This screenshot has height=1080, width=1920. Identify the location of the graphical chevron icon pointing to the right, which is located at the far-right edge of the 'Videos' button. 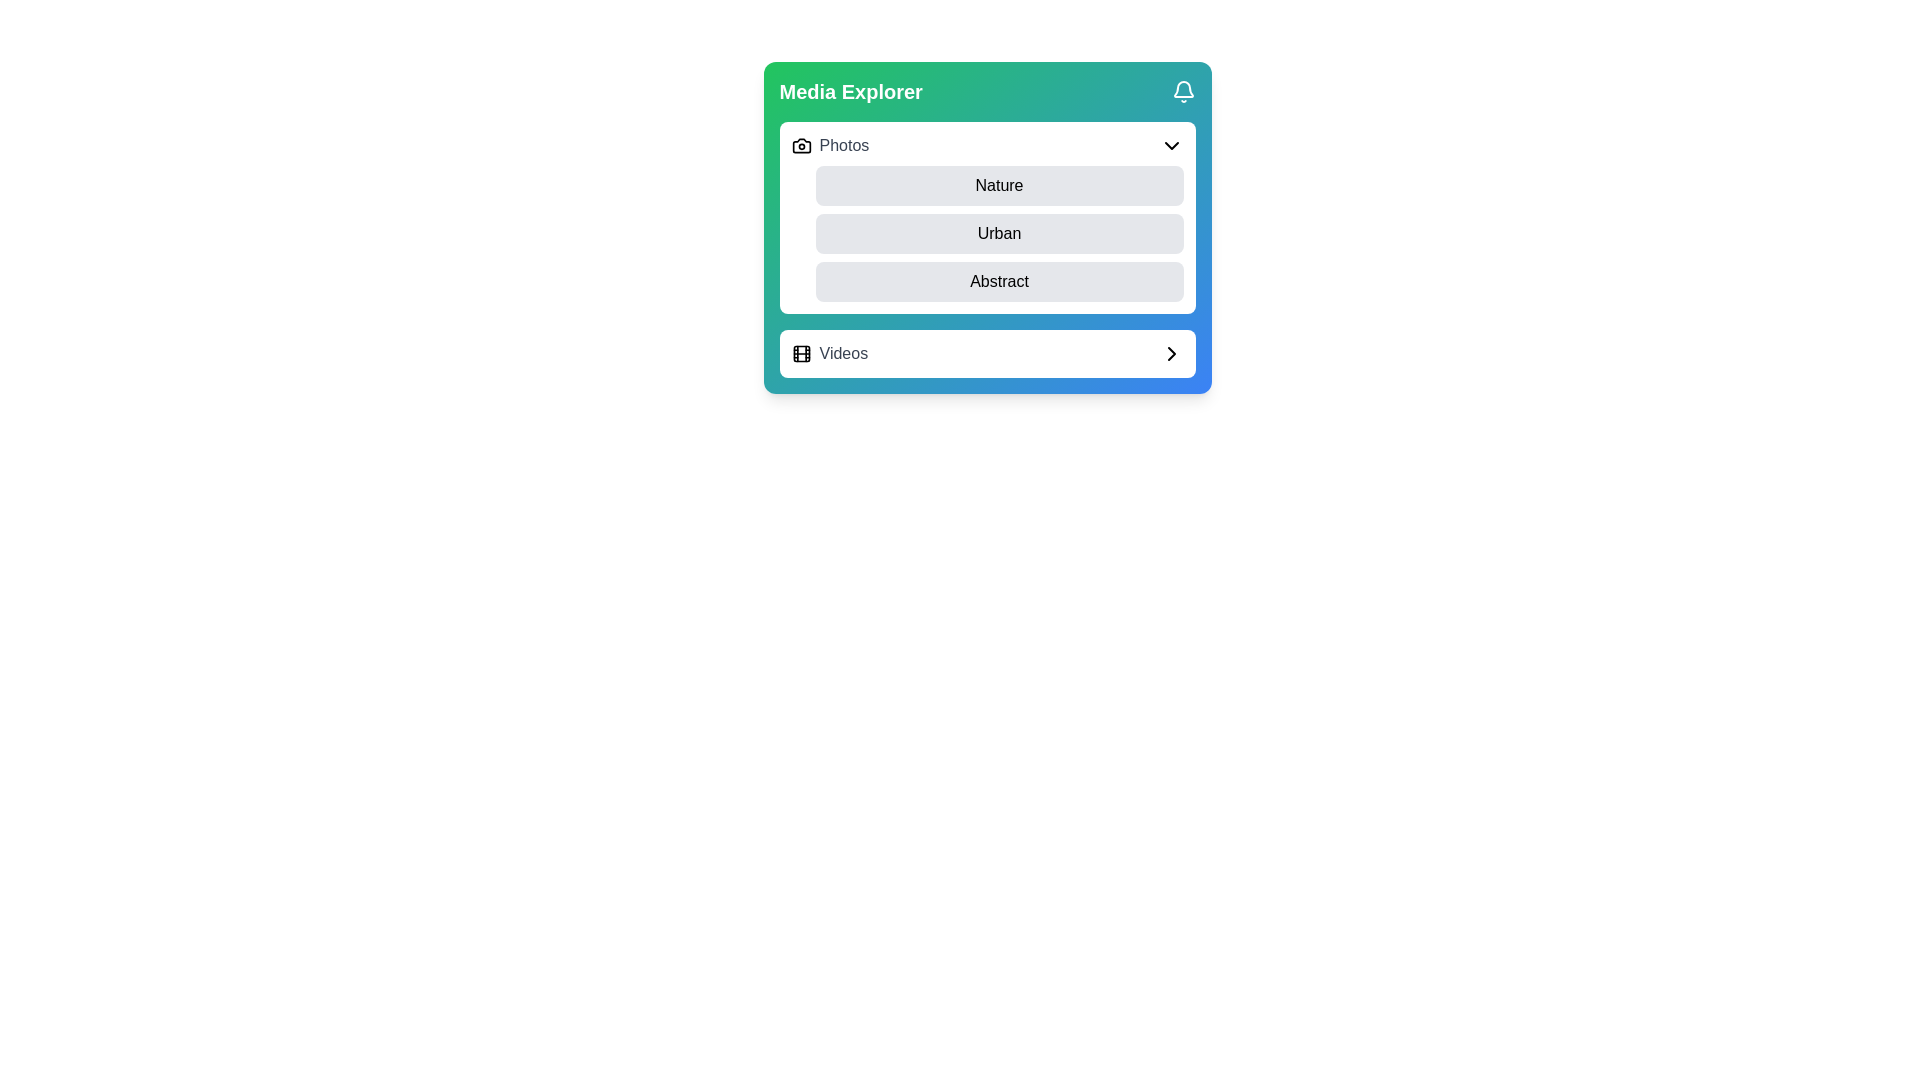
(1171, 353).